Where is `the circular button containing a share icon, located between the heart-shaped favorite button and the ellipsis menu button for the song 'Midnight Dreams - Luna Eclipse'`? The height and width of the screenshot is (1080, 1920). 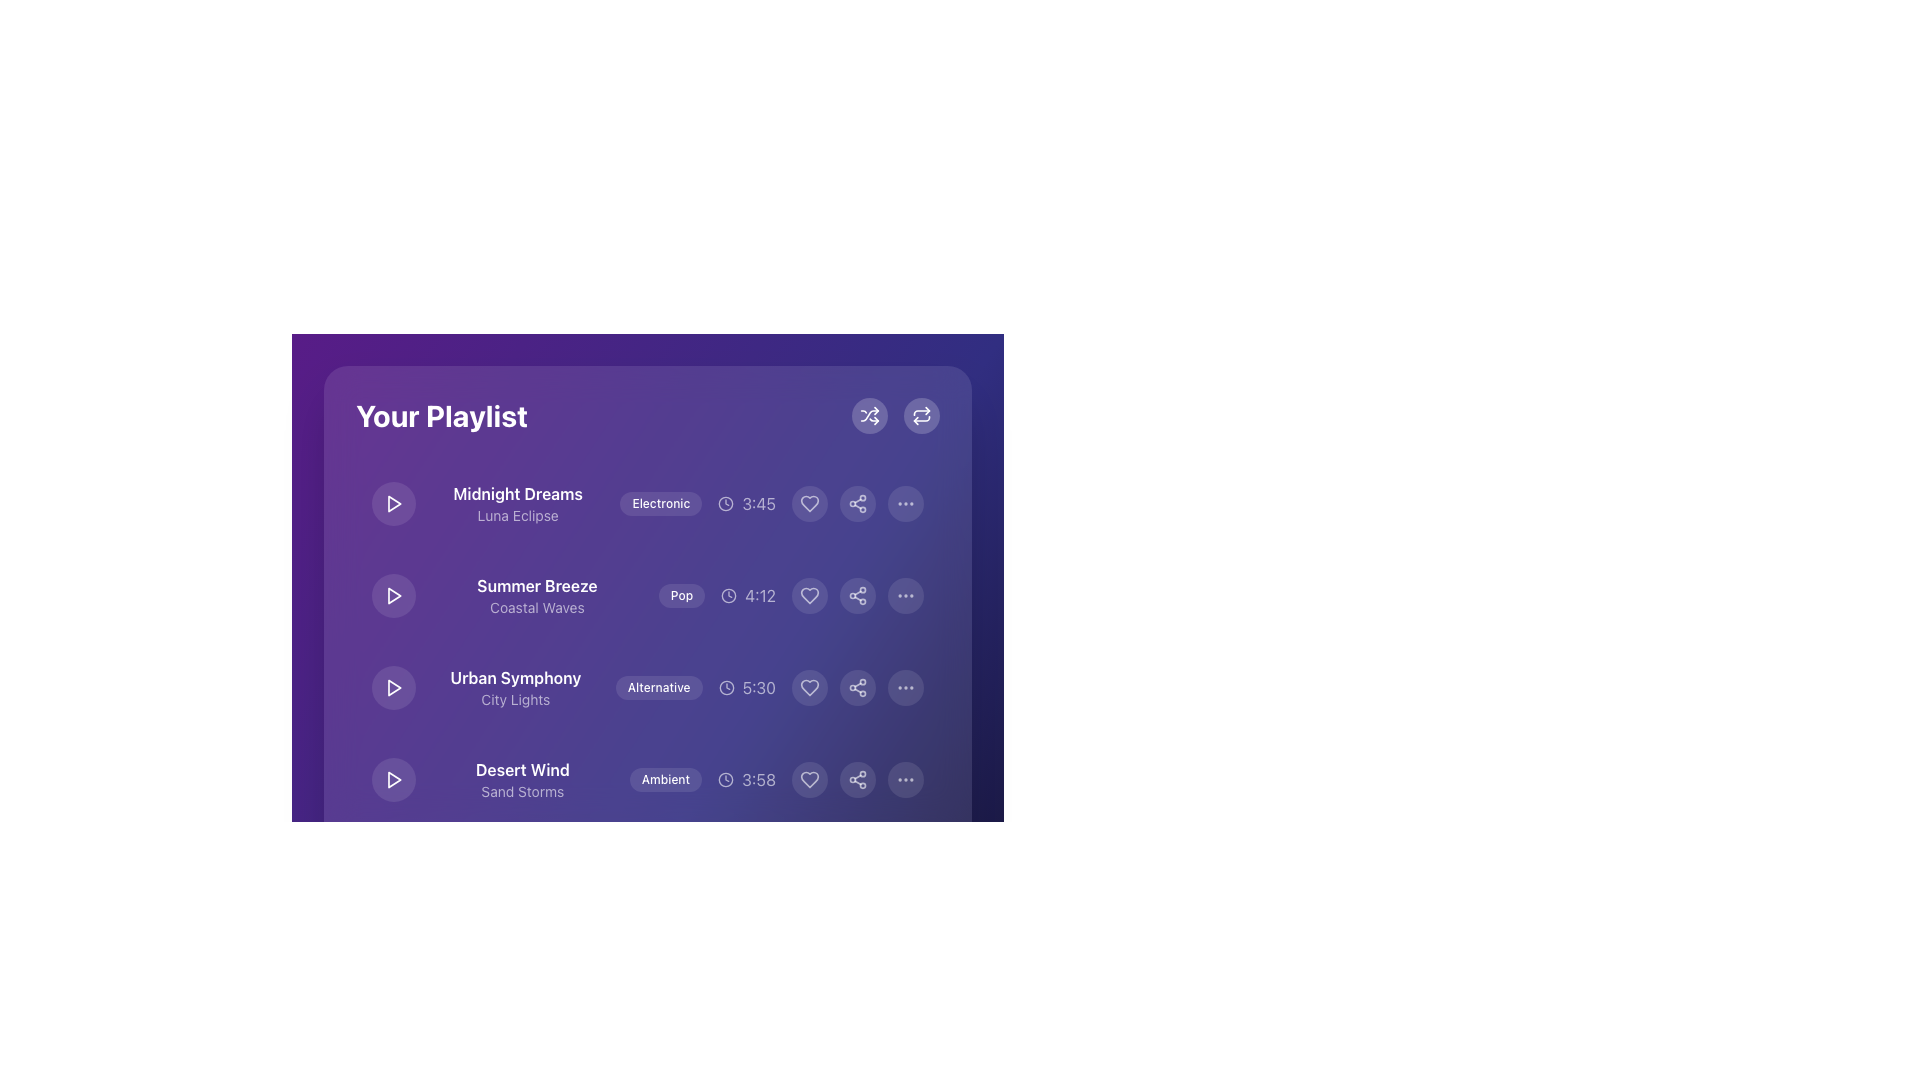
the circular button containing a share icon, located between the heart-shaped favorite button and the ellipsis menu button for the song 'Midnight Dreams - Luna Eclipse' is located at coordinates (858, 503).